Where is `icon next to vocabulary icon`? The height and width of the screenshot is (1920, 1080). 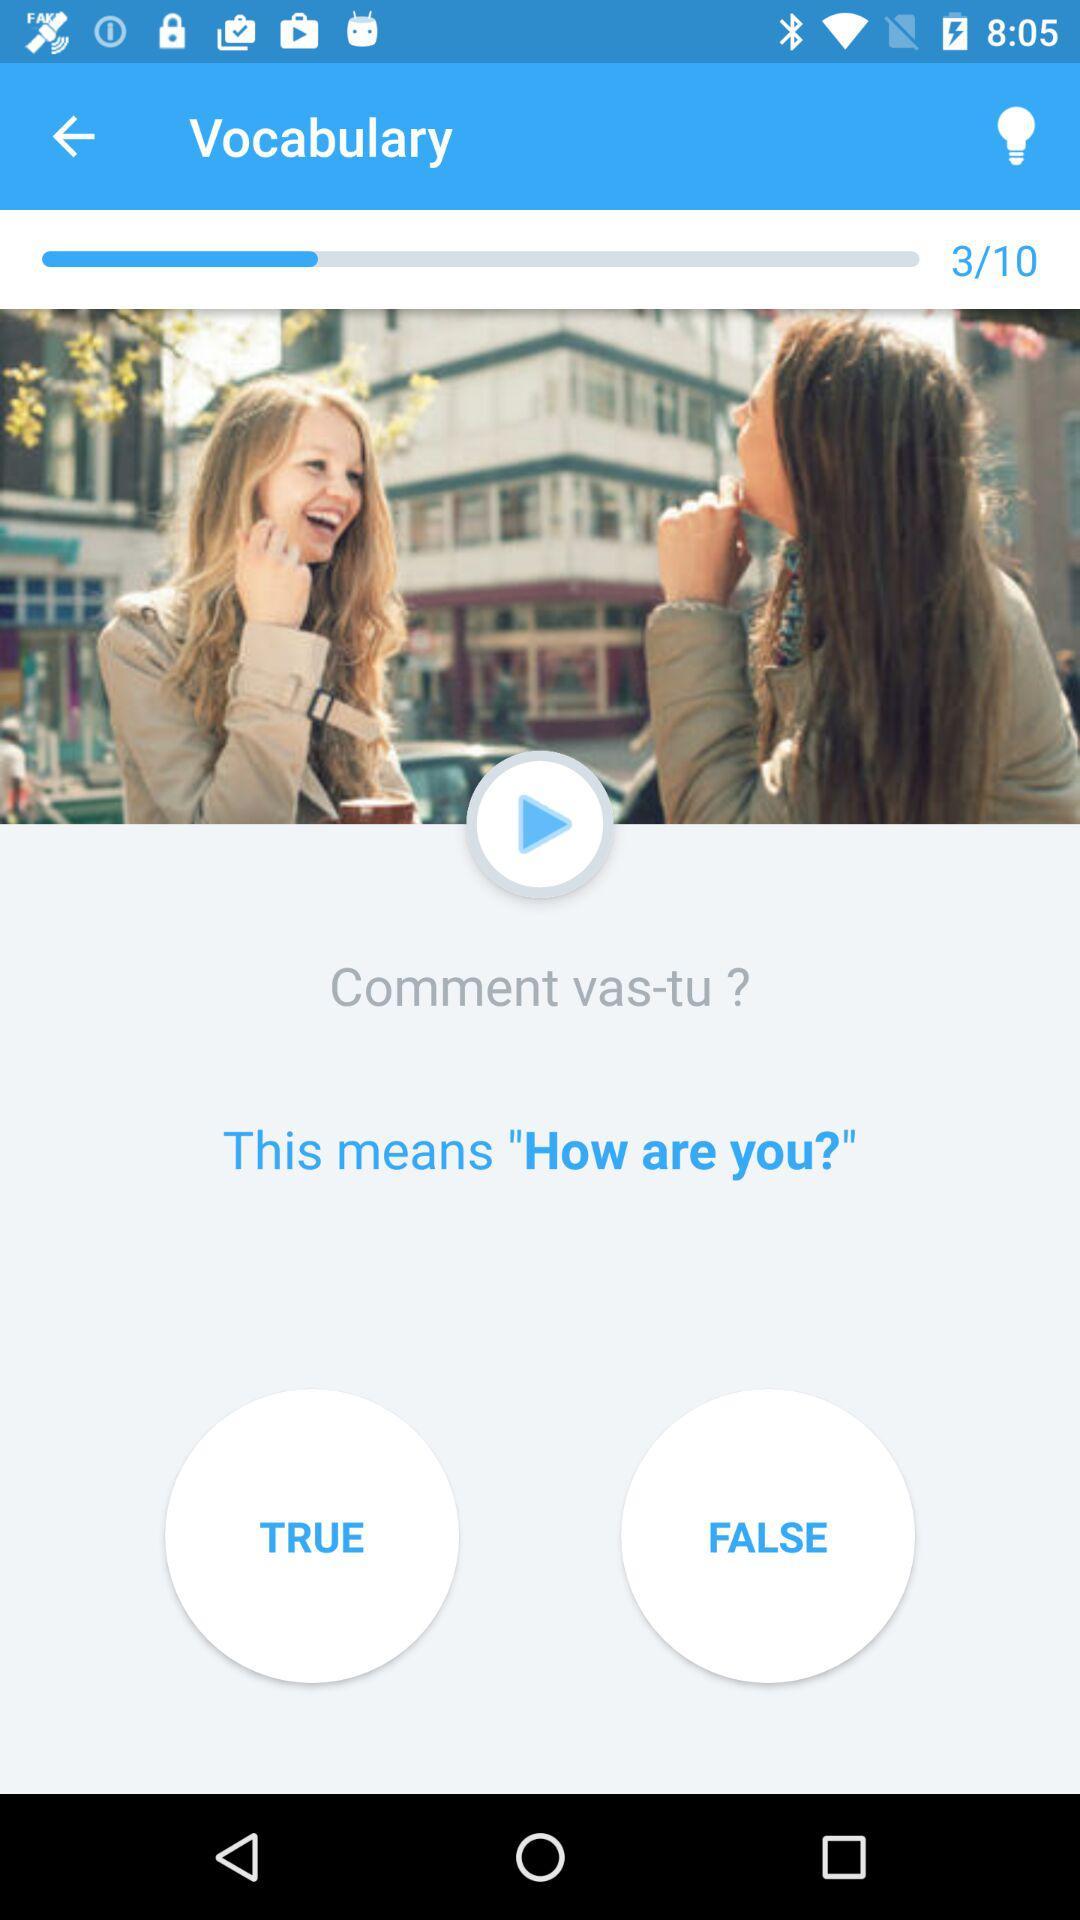 icon next to vocabulary icon is located at coordinates (72, 135).